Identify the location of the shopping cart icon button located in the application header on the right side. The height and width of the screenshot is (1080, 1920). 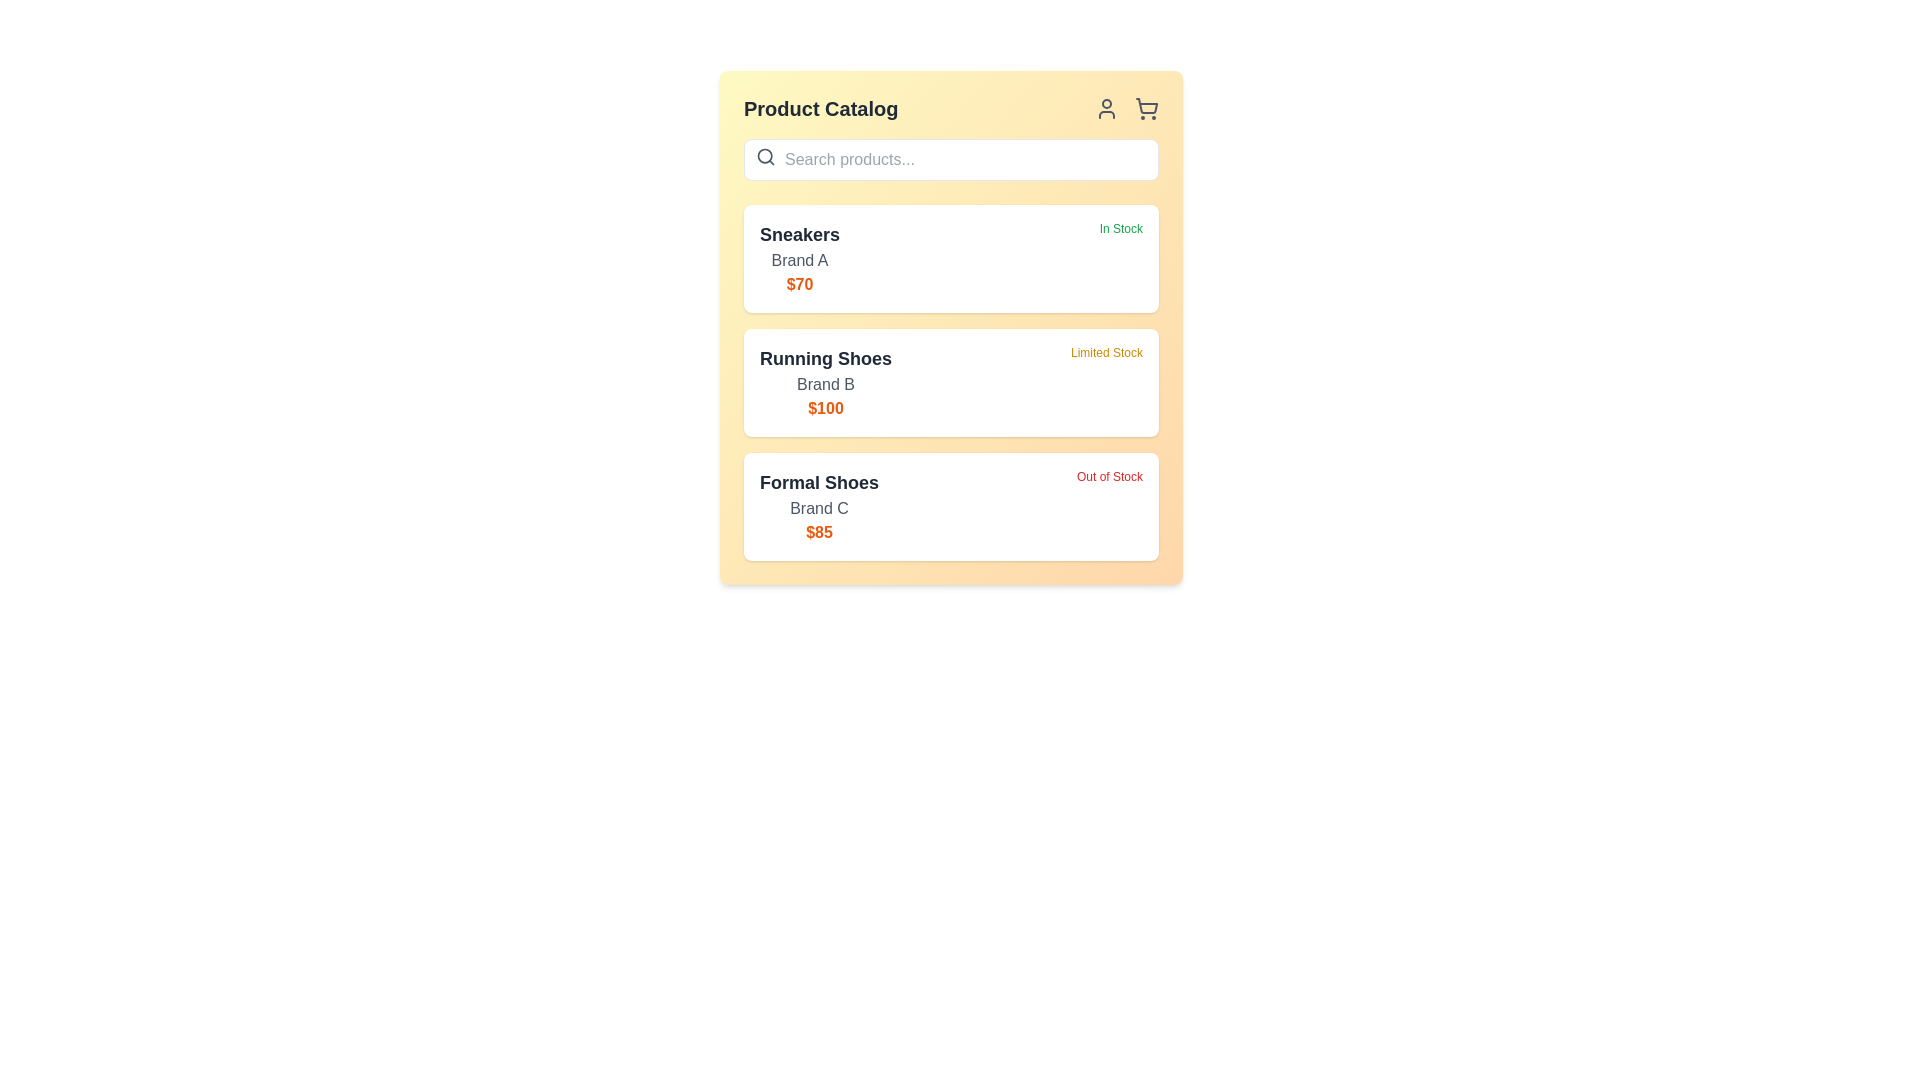
(1147, 108).